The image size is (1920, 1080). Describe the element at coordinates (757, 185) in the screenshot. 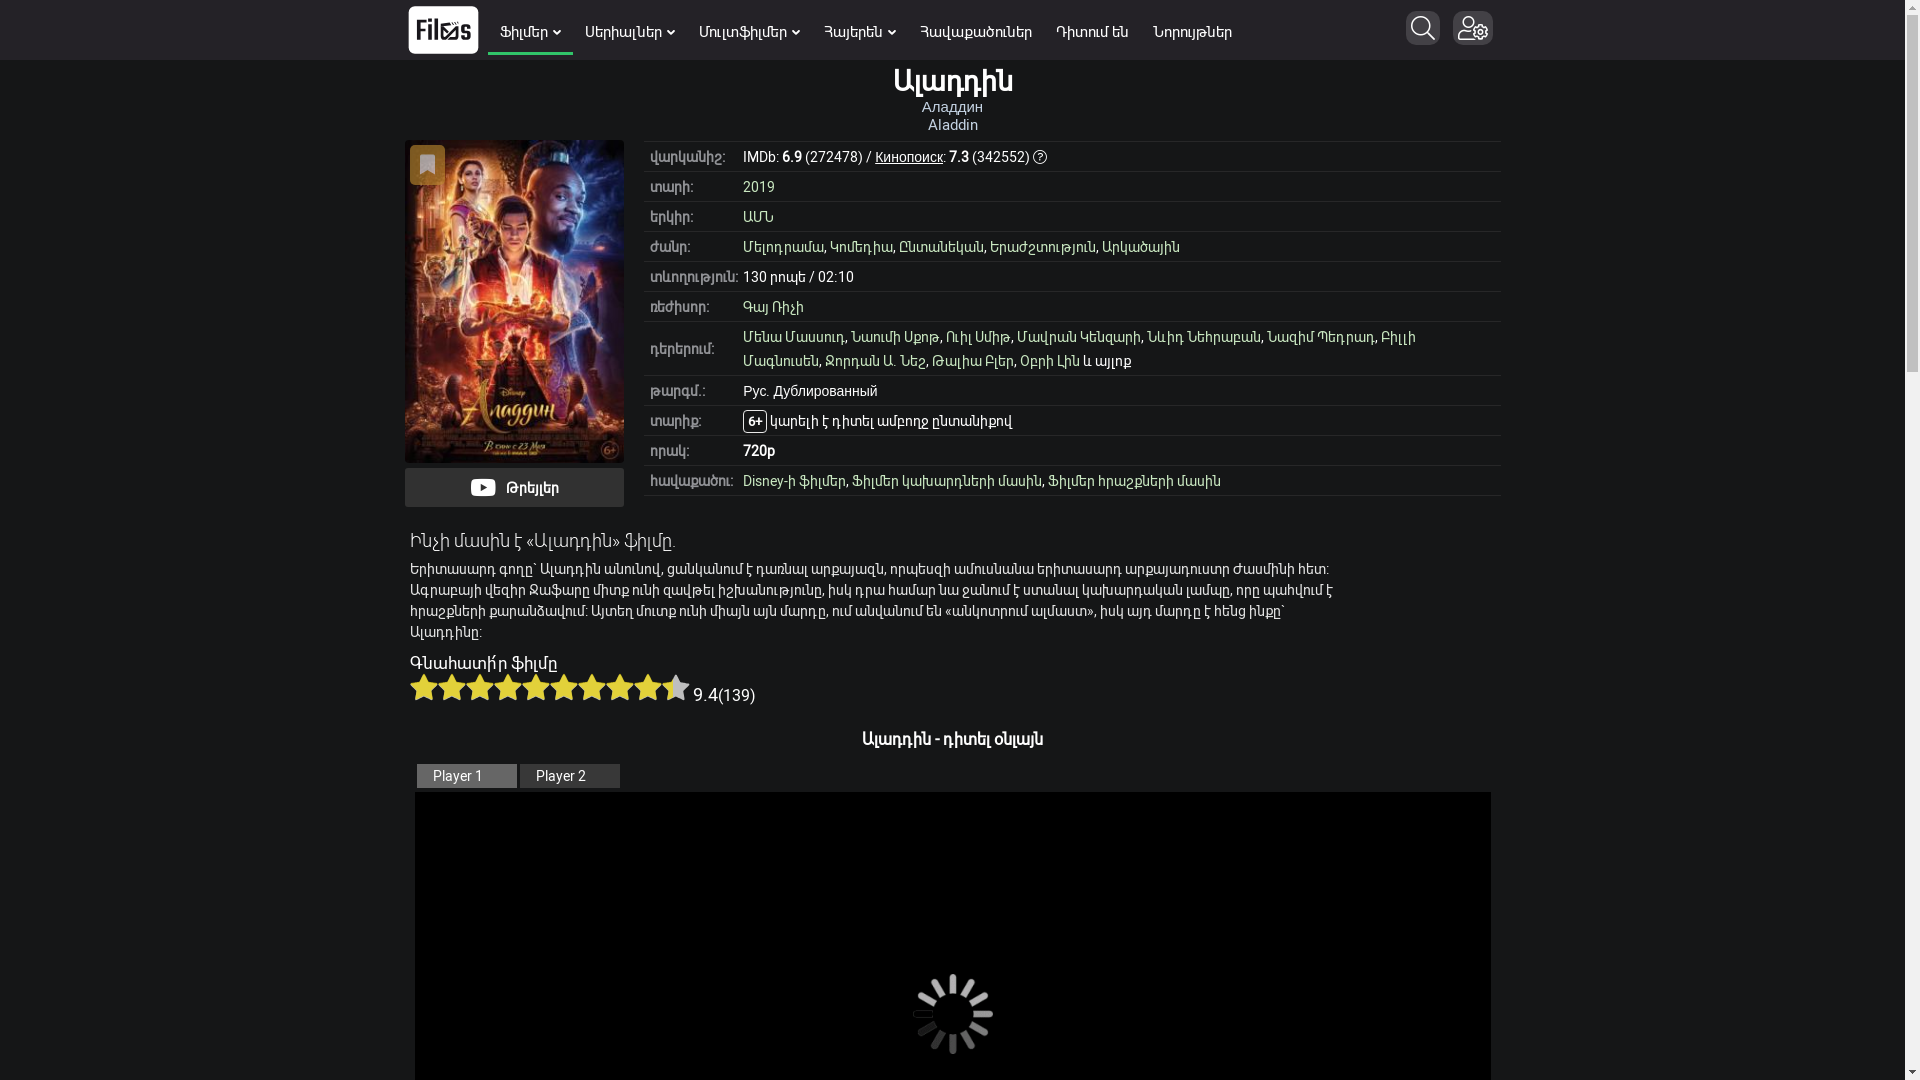

I see `'2019'` at that location.